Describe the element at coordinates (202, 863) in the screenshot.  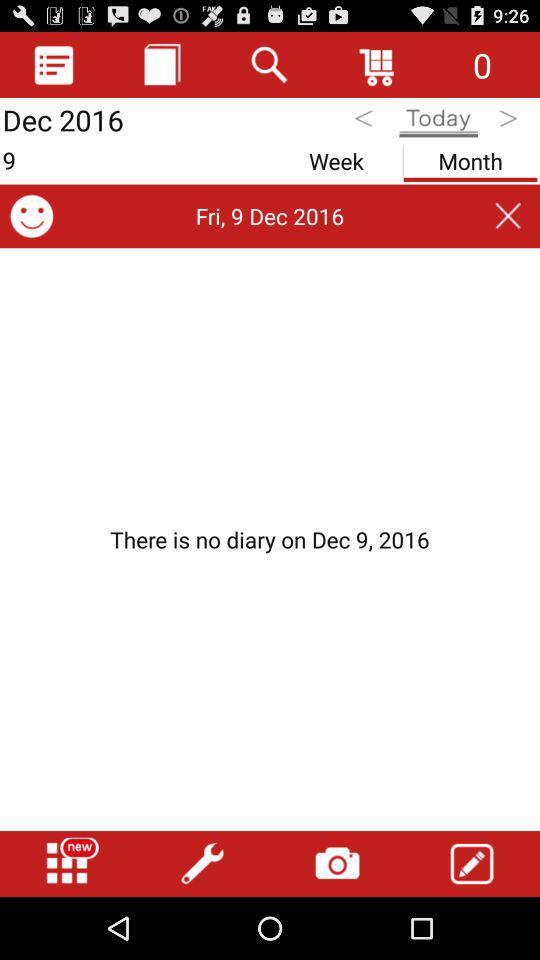
I see `settings` at that location.